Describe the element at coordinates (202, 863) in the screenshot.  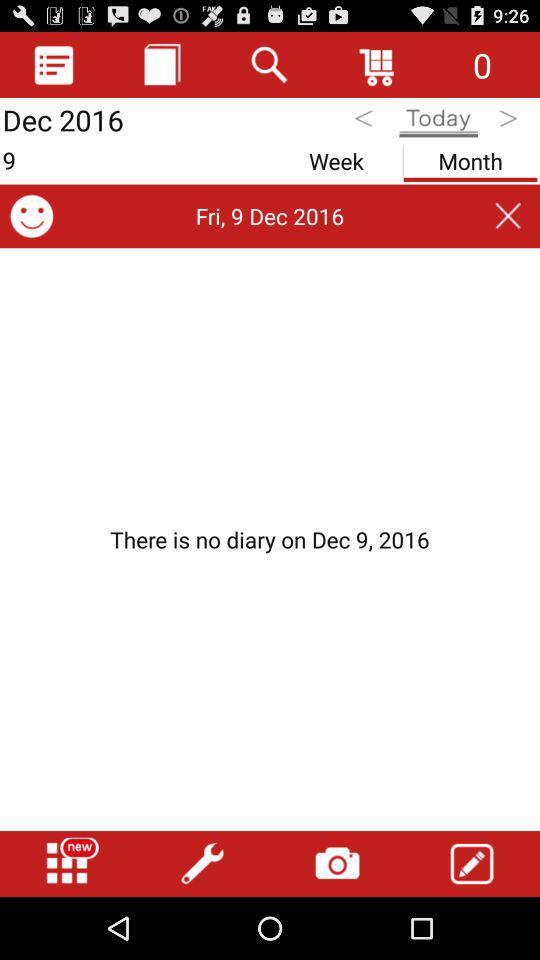
I see `settings` at that location.